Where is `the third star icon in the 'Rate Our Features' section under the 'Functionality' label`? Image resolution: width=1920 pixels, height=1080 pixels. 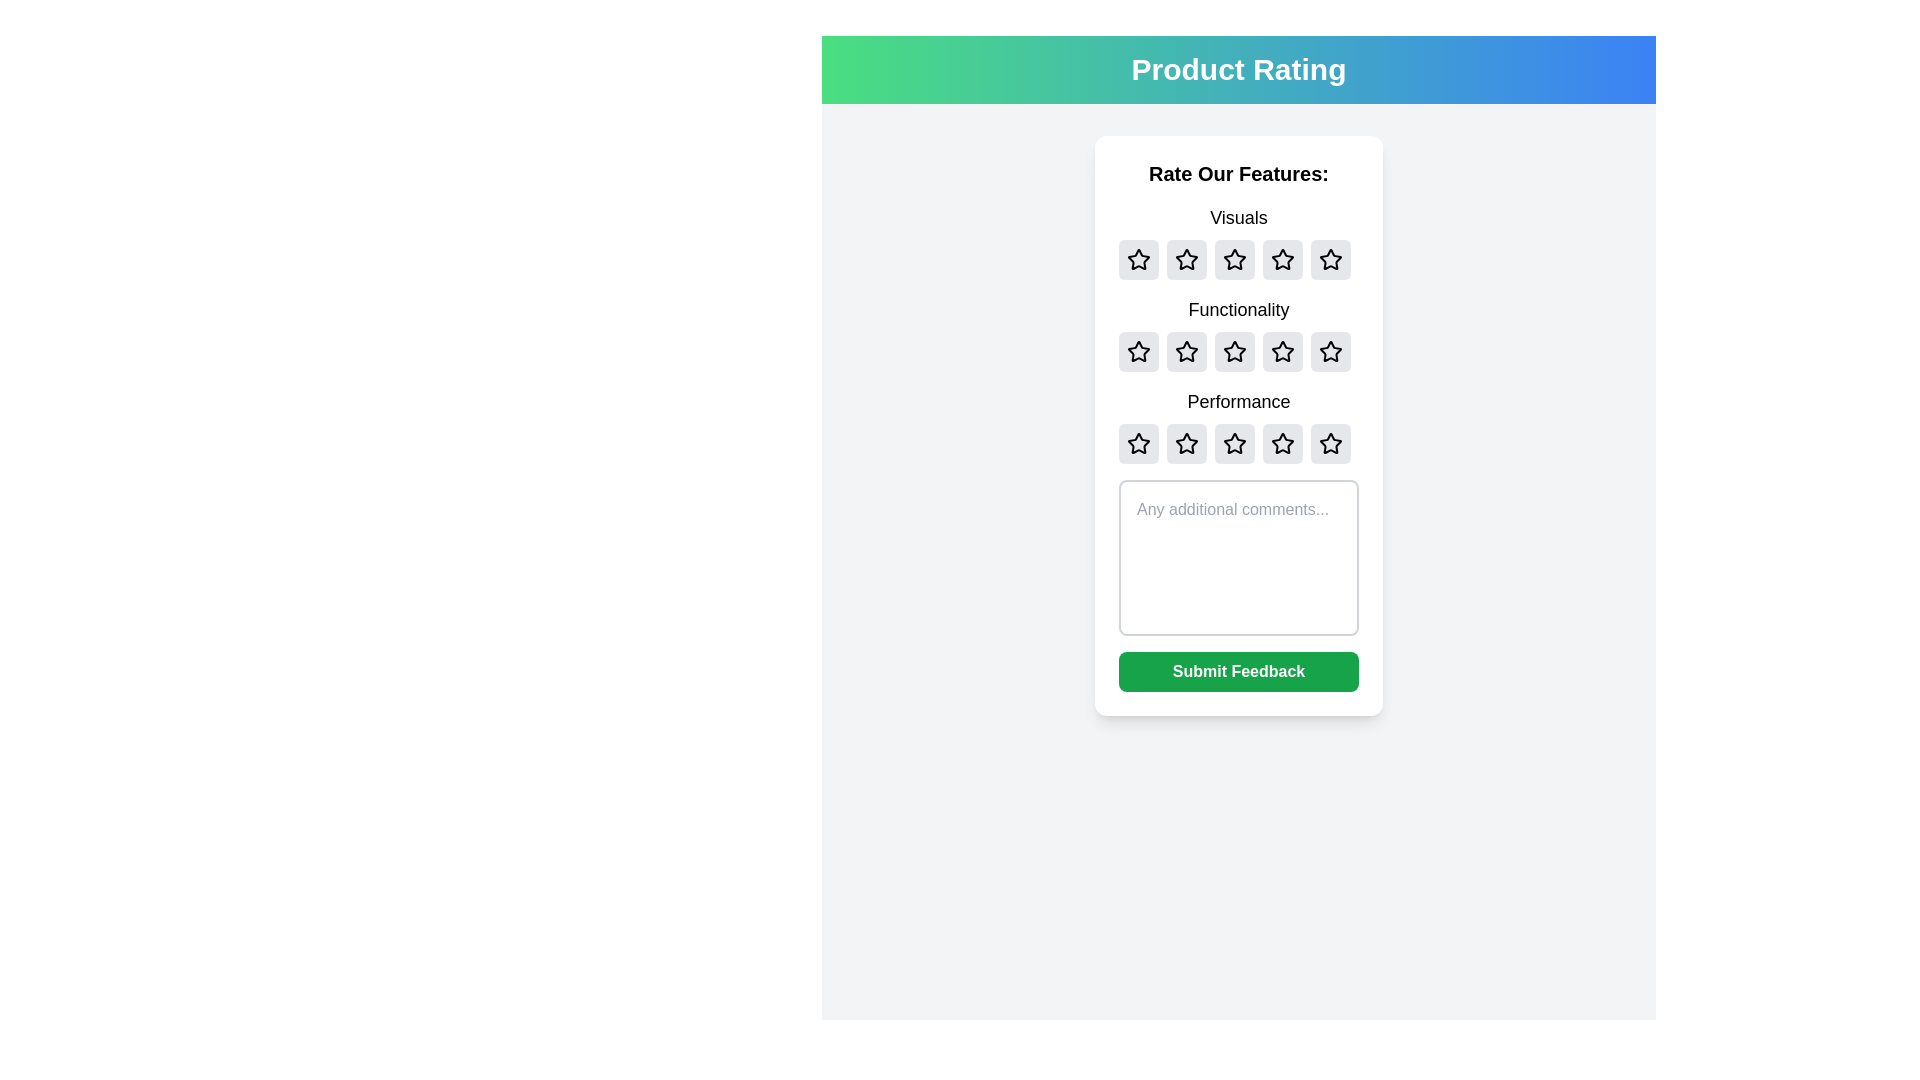 the third star icon in the 'Rate Our Features' section under the 'Functionality' label is located at coordinates (1237, 350).